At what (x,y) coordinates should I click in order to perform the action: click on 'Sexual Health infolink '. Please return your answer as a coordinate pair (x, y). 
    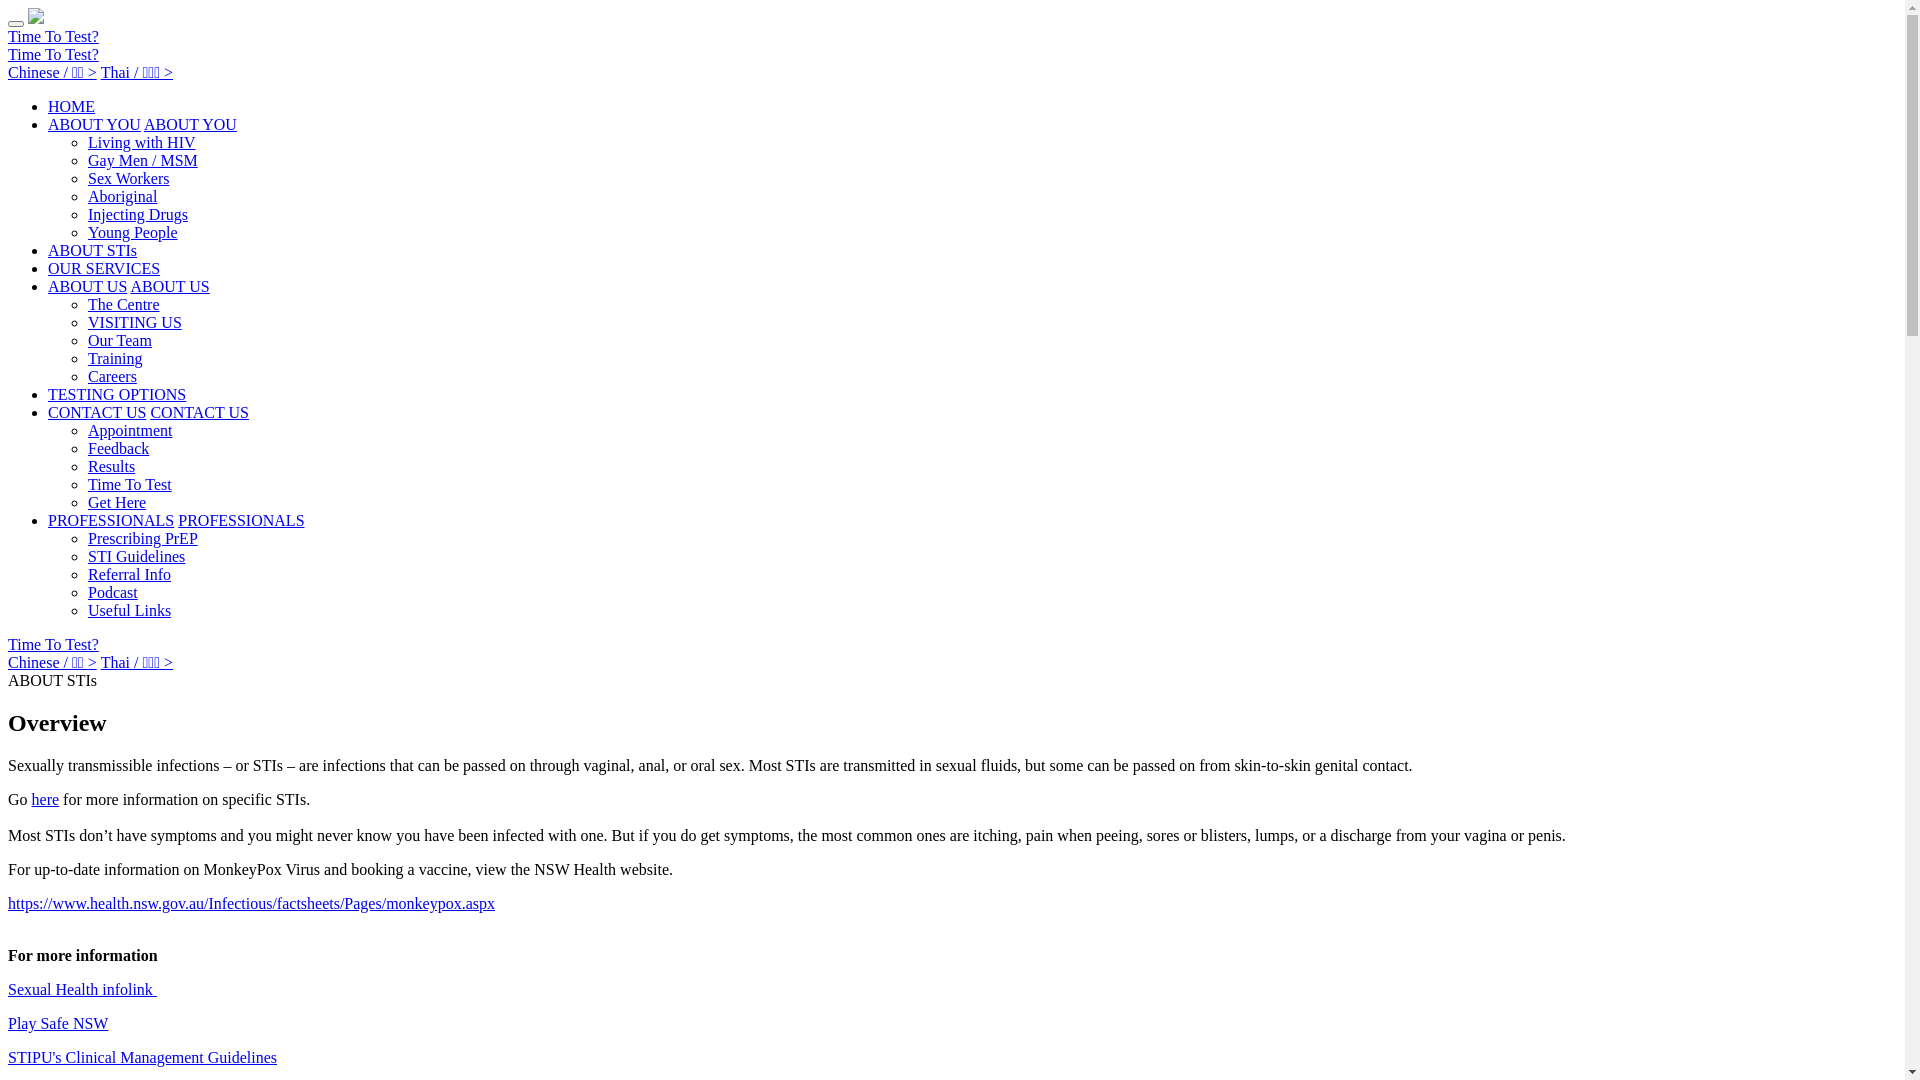
    Looking at the image, I should click on (81, 988).